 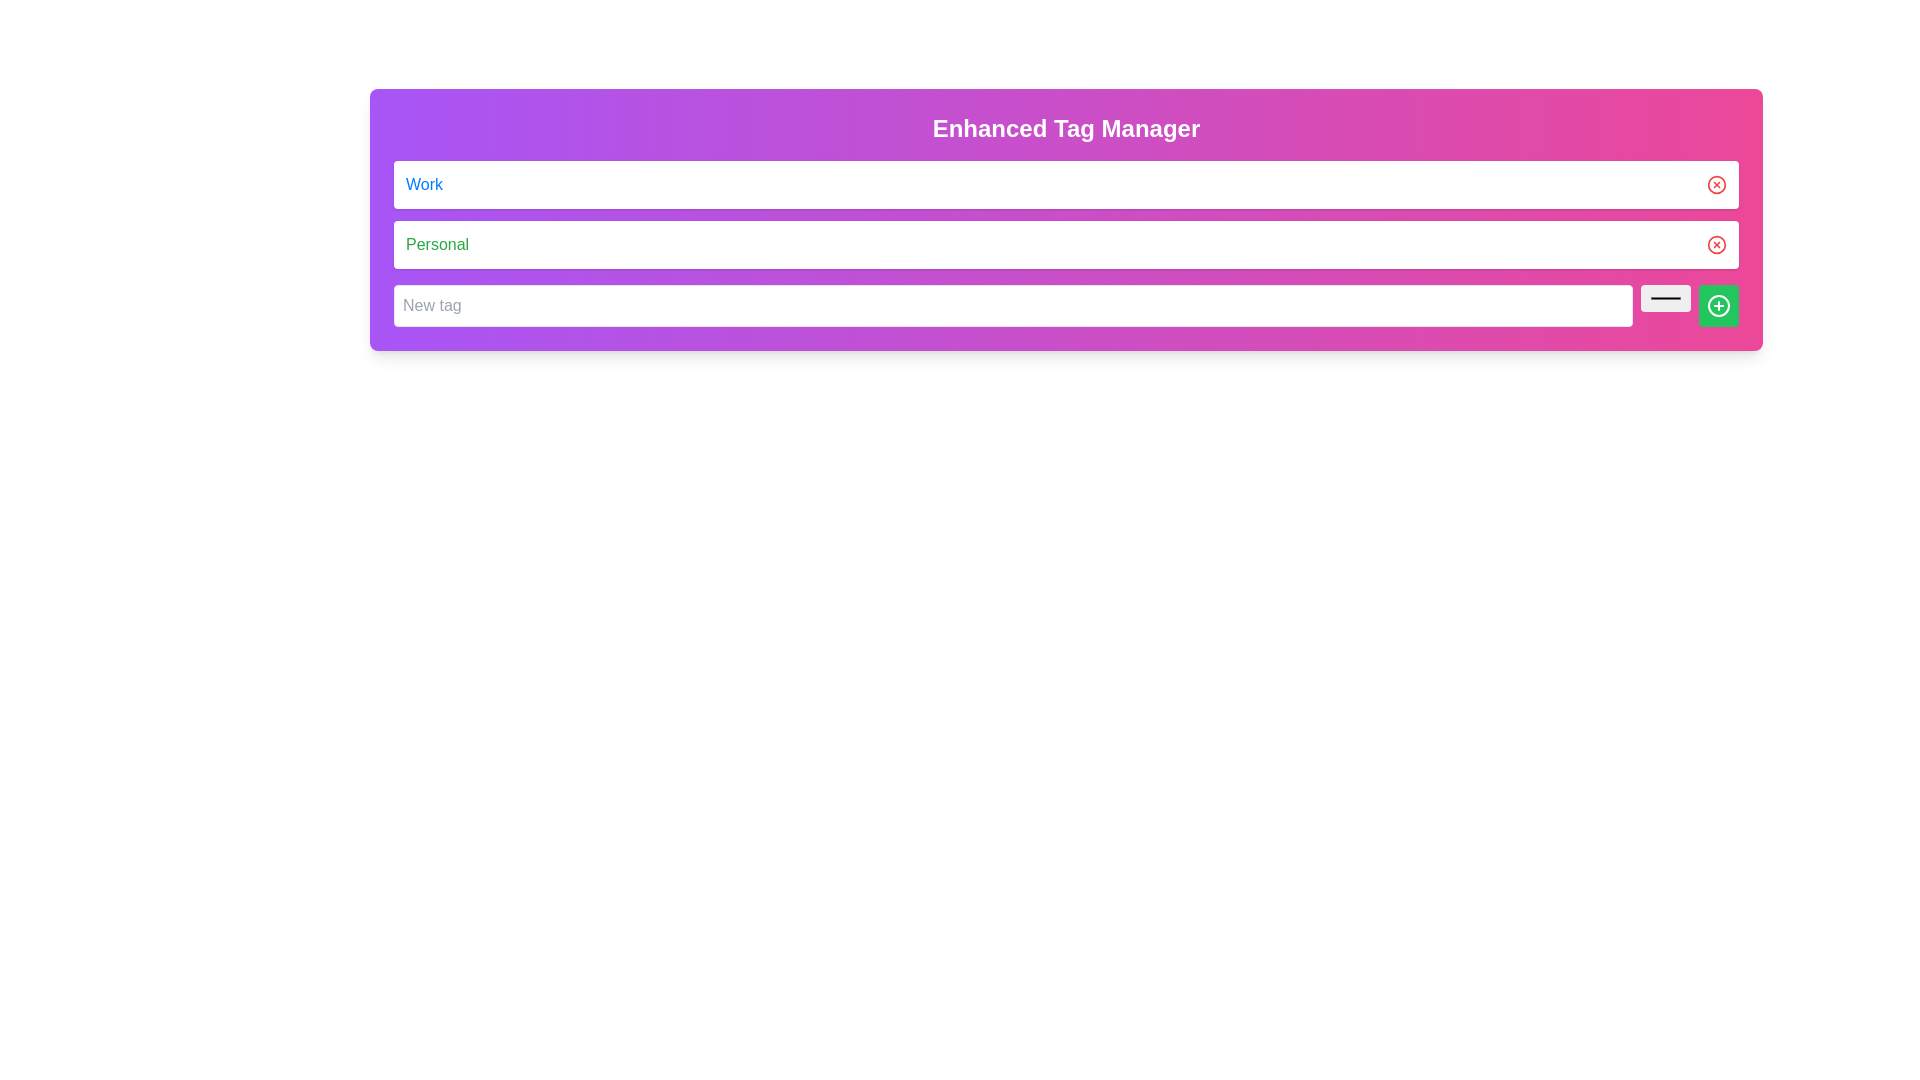 I want to click on the color picker input, which is a small rectangular element with rounded corners positioned between a text input and a green plus button, so click(x=1665, y=297).